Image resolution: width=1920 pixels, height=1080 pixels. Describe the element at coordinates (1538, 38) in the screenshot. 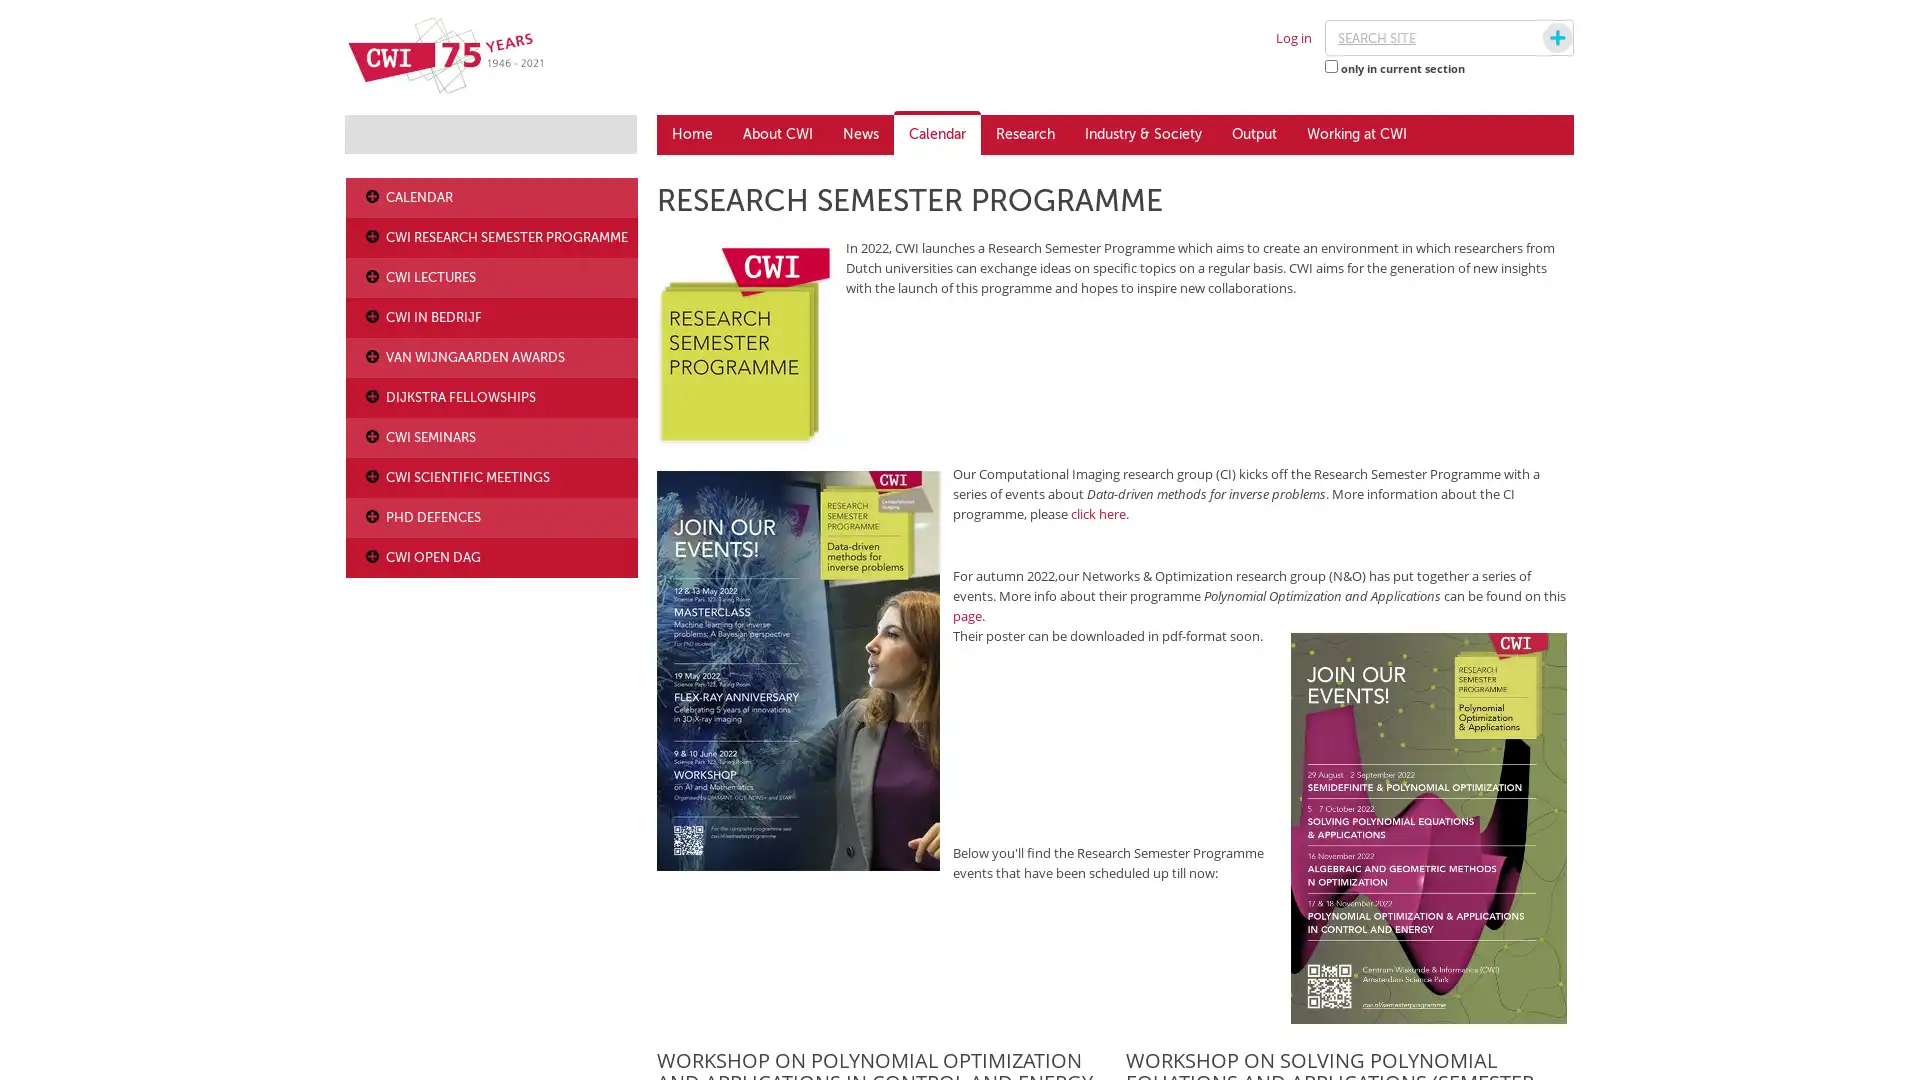

I see `Search` at that location.